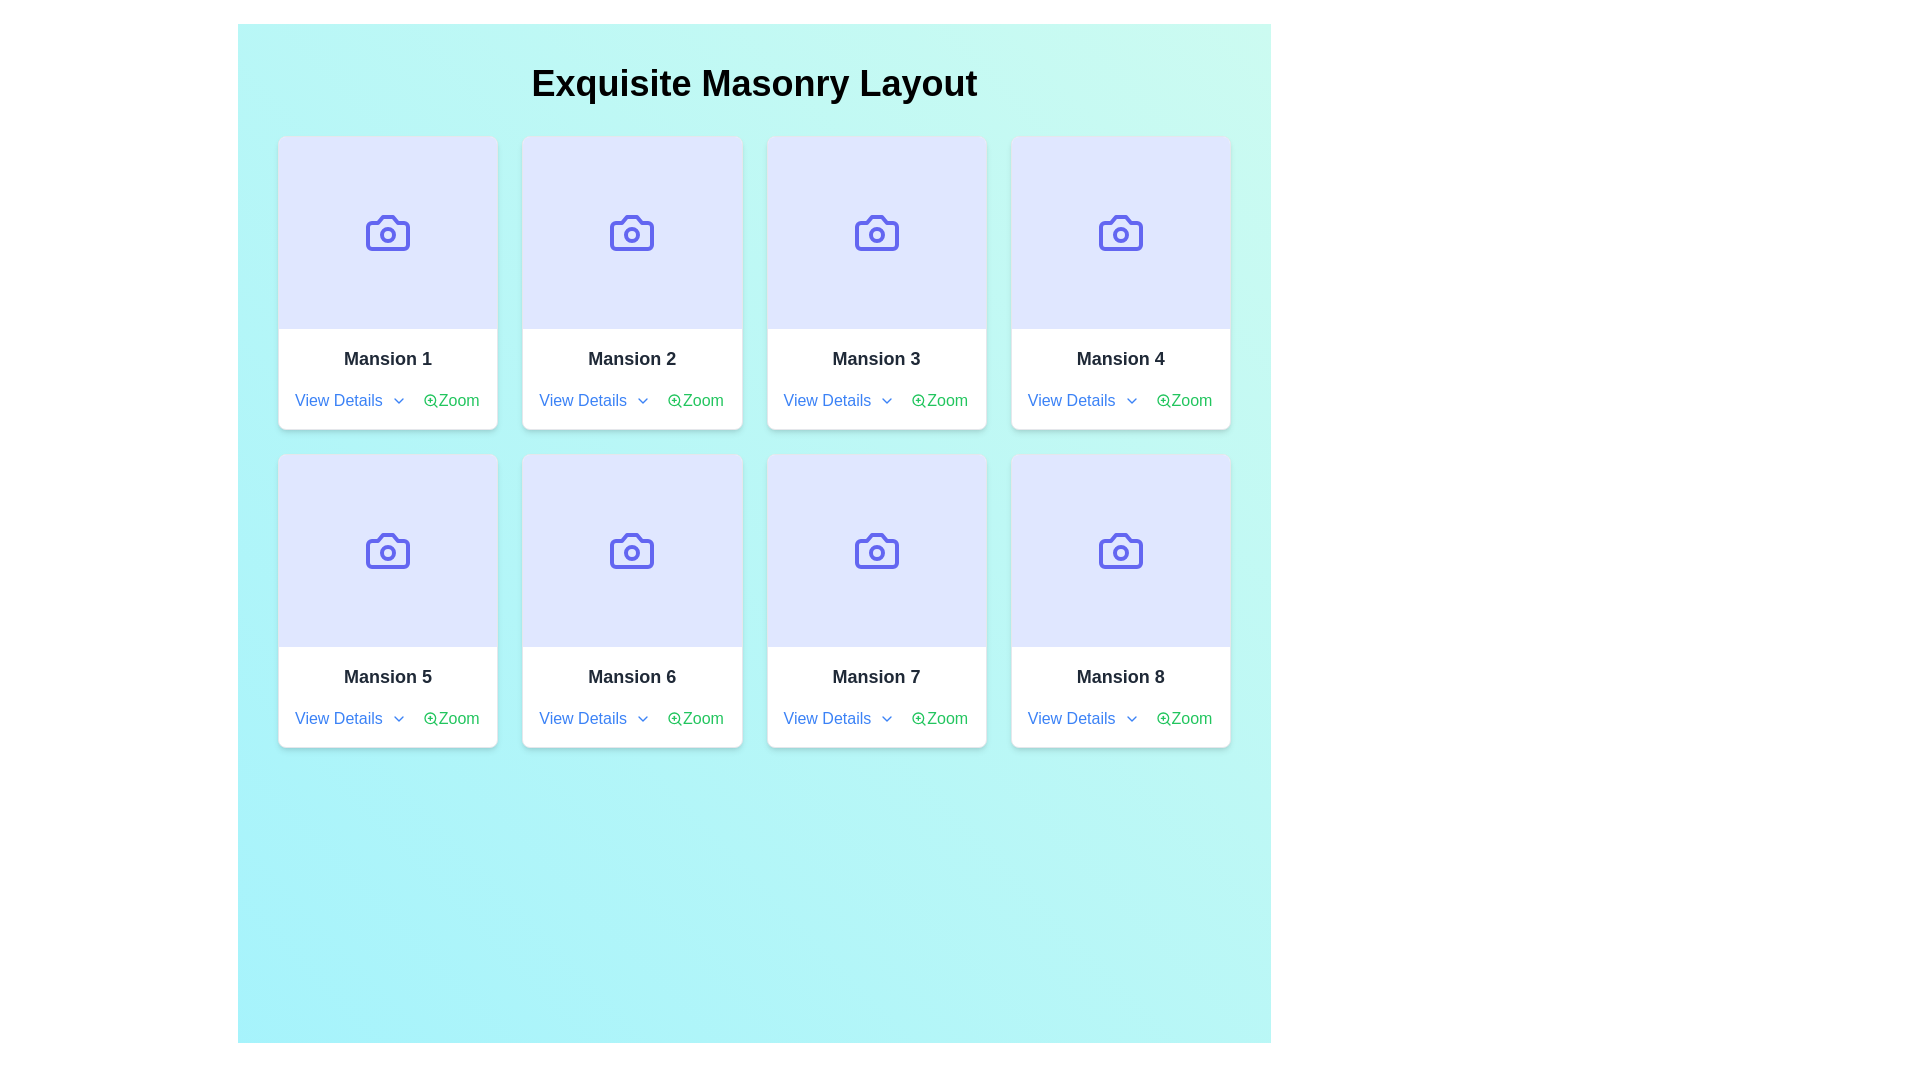  What do you see at coordinates (675, 401) in the screenshot?
I see `the green magnifying glass icon with a plus sign inside, located within the 'Mansion 2' card under the 'Zoom' text` at bounding box center [675, 401].